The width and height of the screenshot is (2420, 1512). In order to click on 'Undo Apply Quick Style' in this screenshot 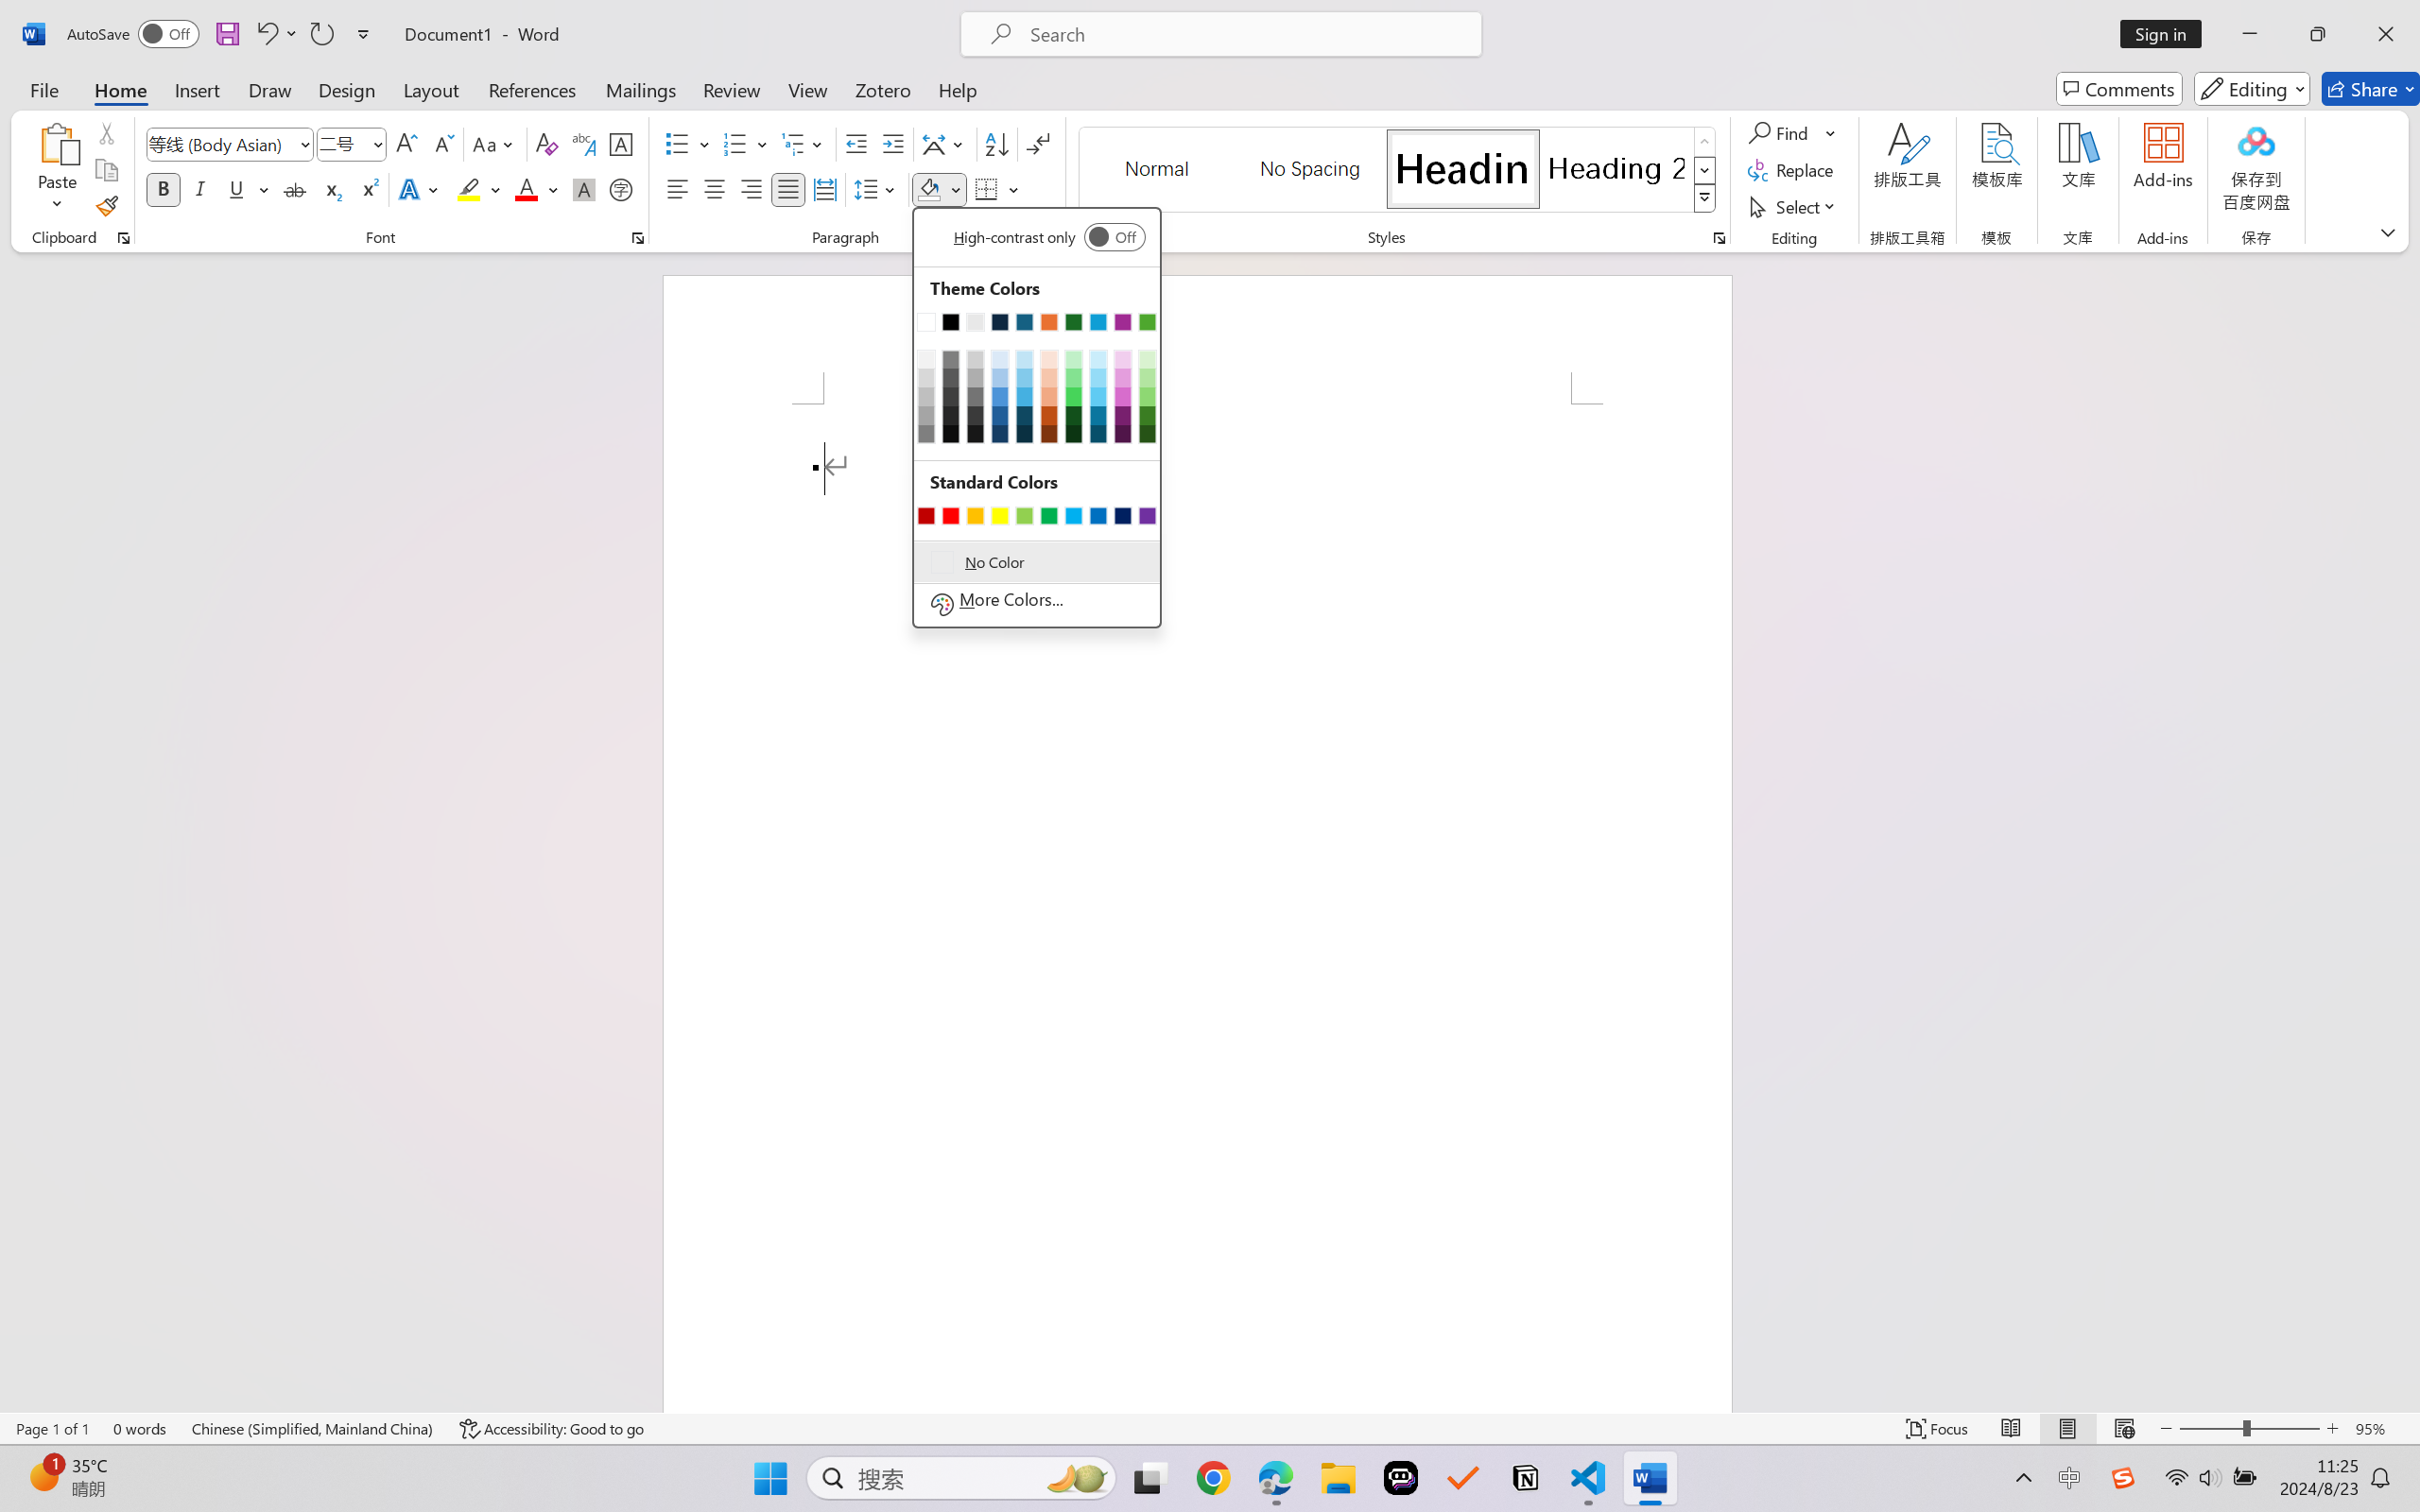, I will do `click(274, 33)`.